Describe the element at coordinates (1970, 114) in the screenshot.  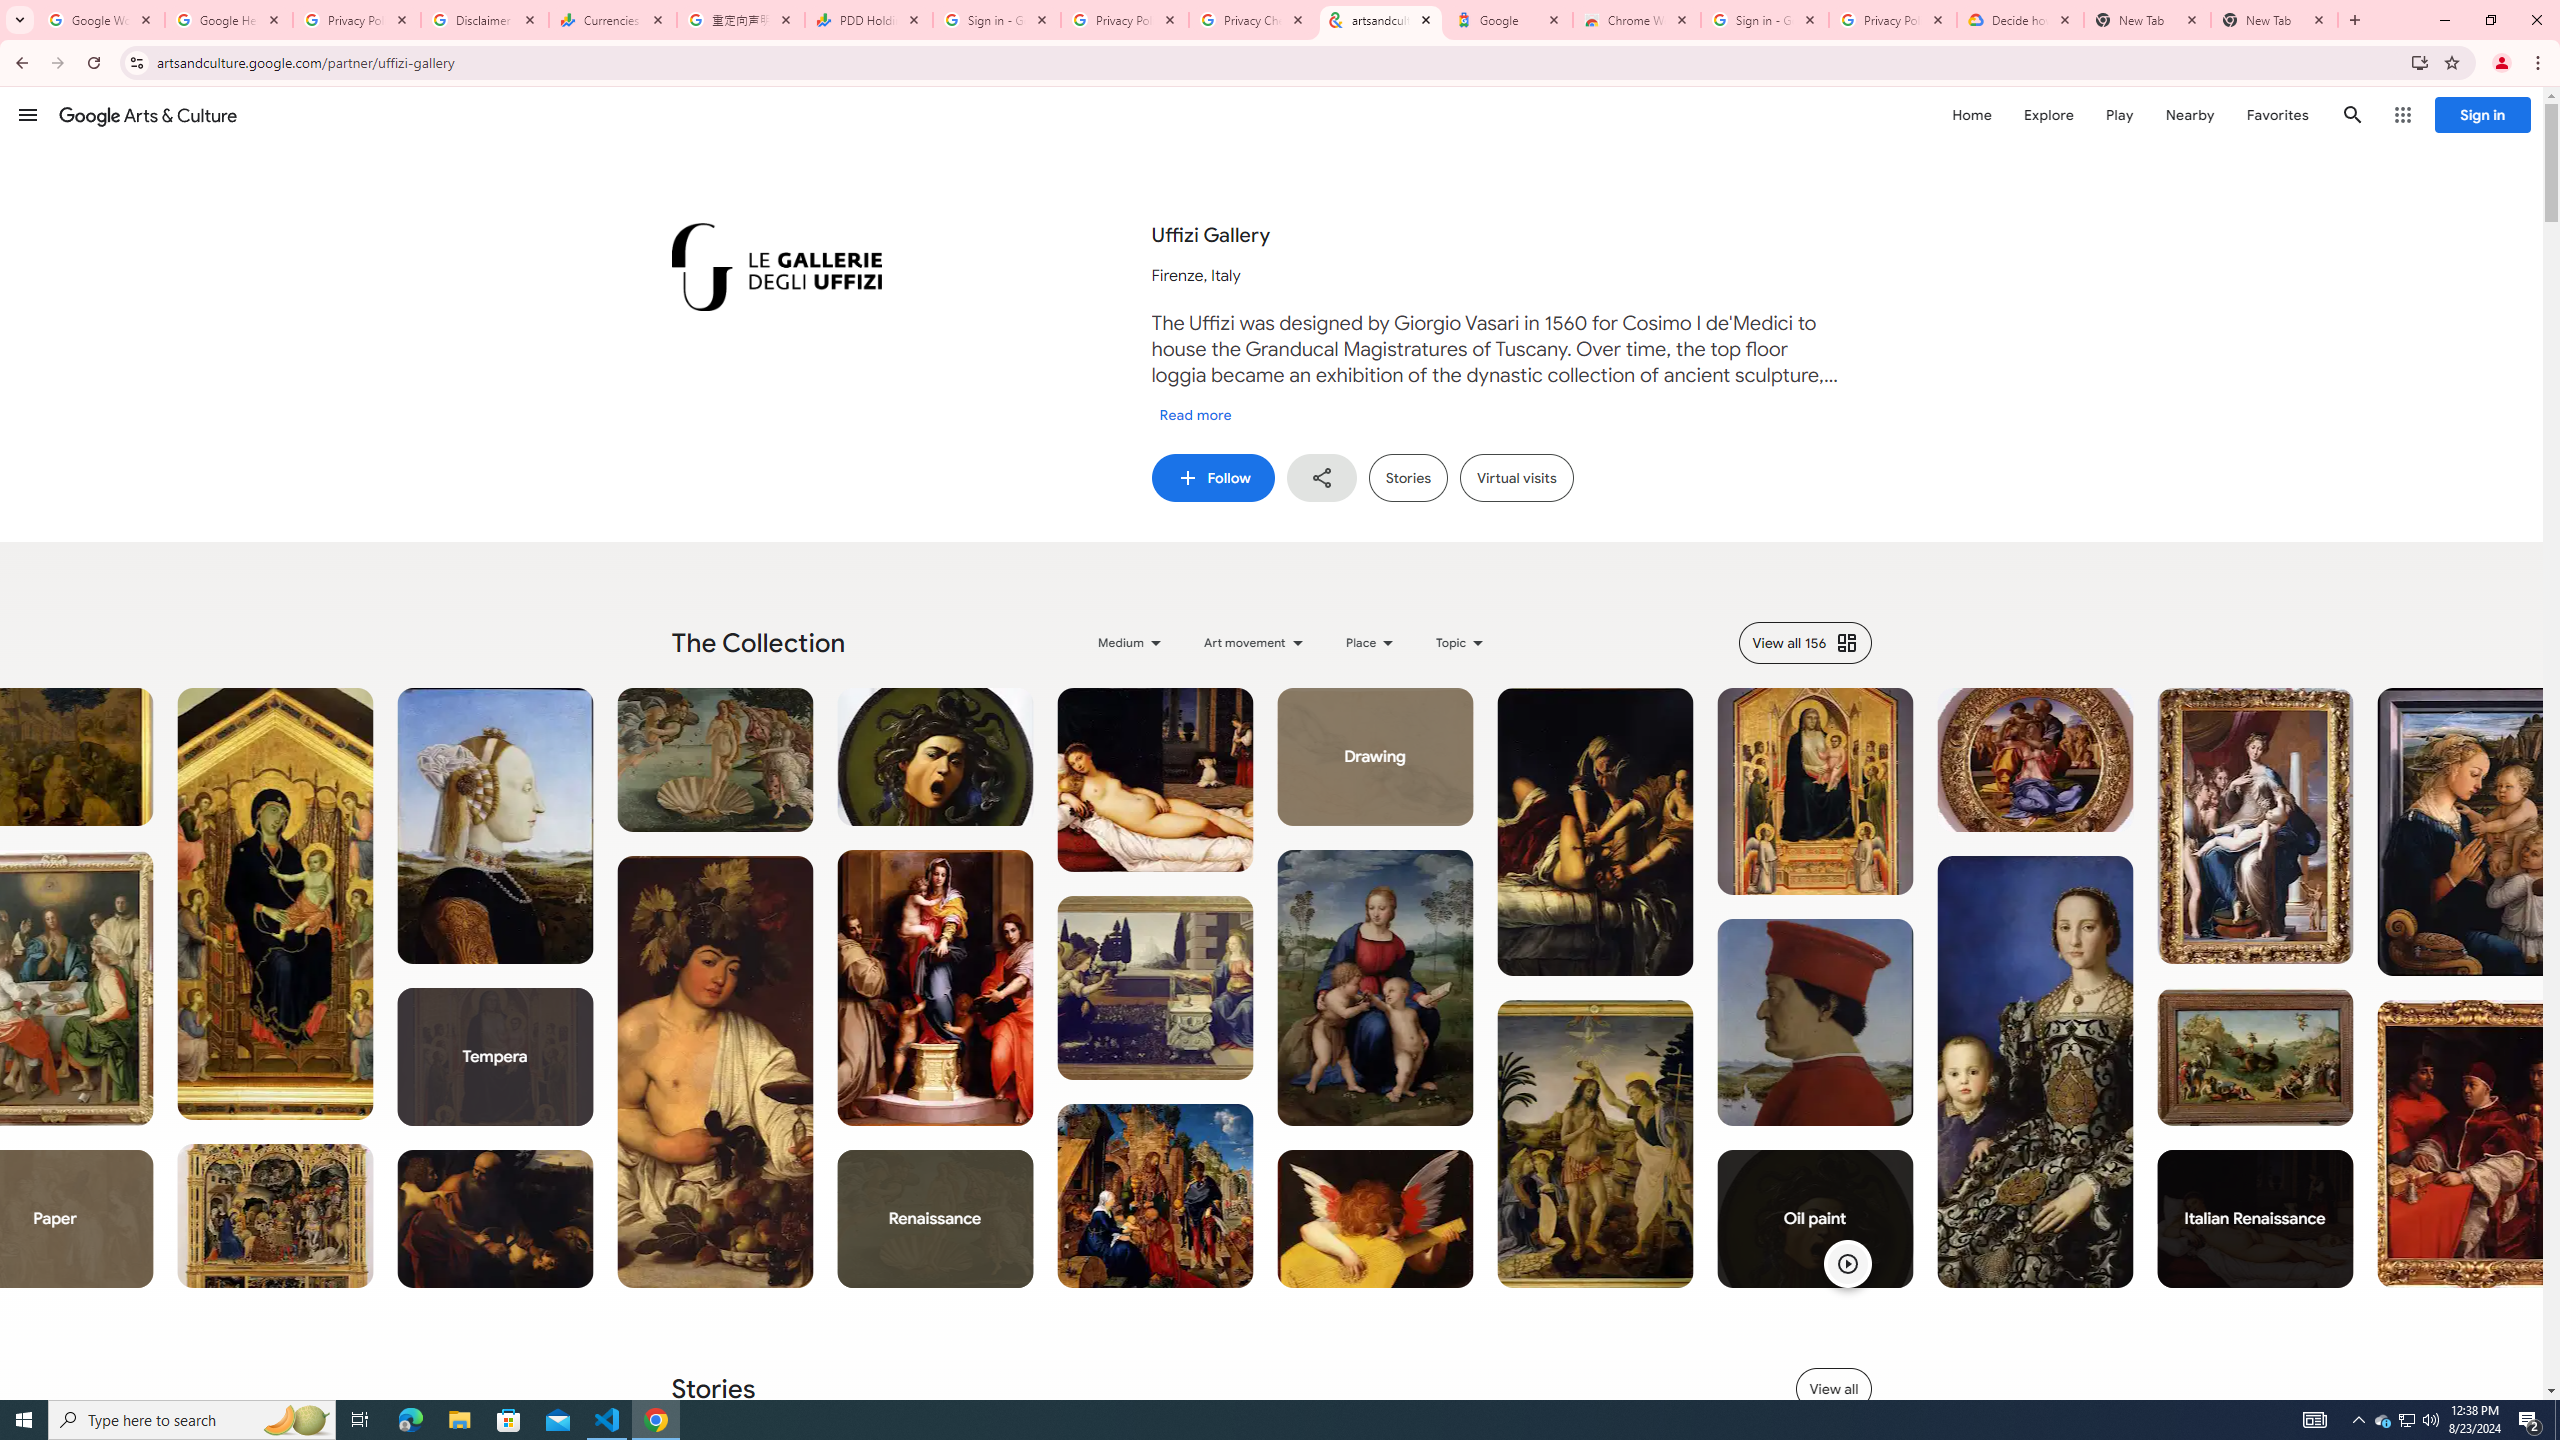
I see `'Home'` at that location.